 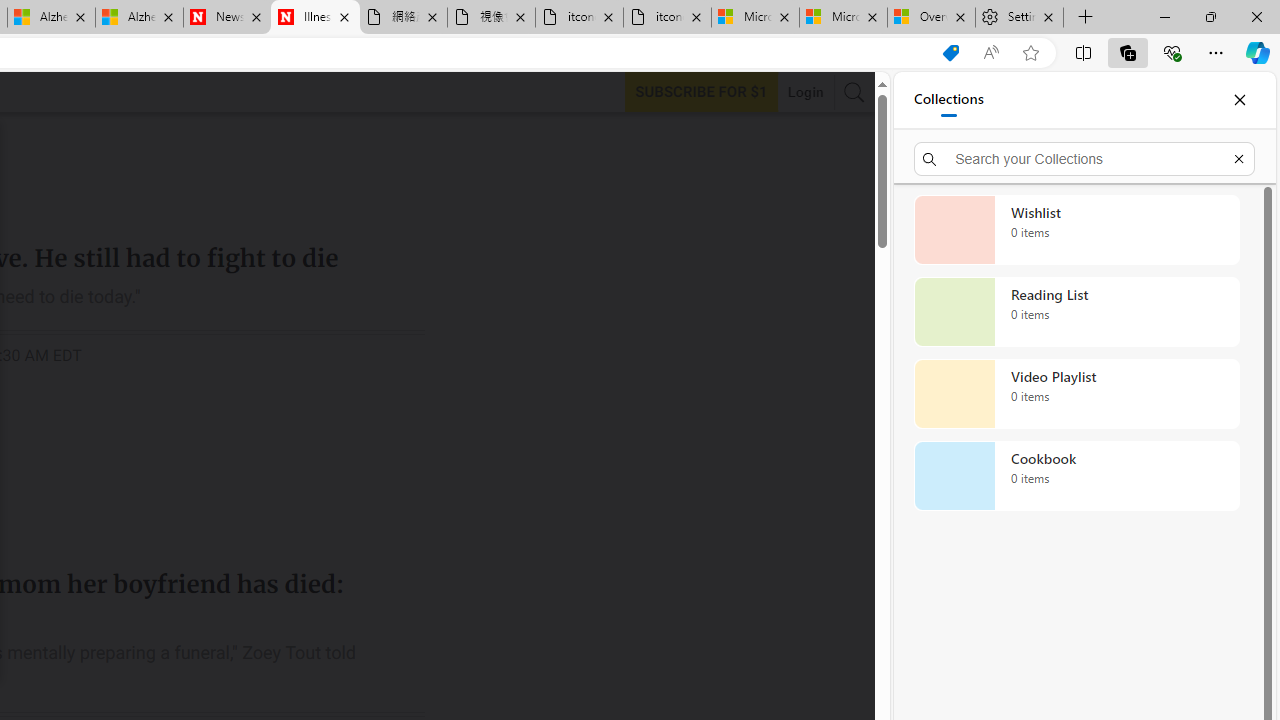 What do you see at coordinates (1082, 51) in the screenshot?
I see `'Split screen'` at bounding box center [1082, 51].